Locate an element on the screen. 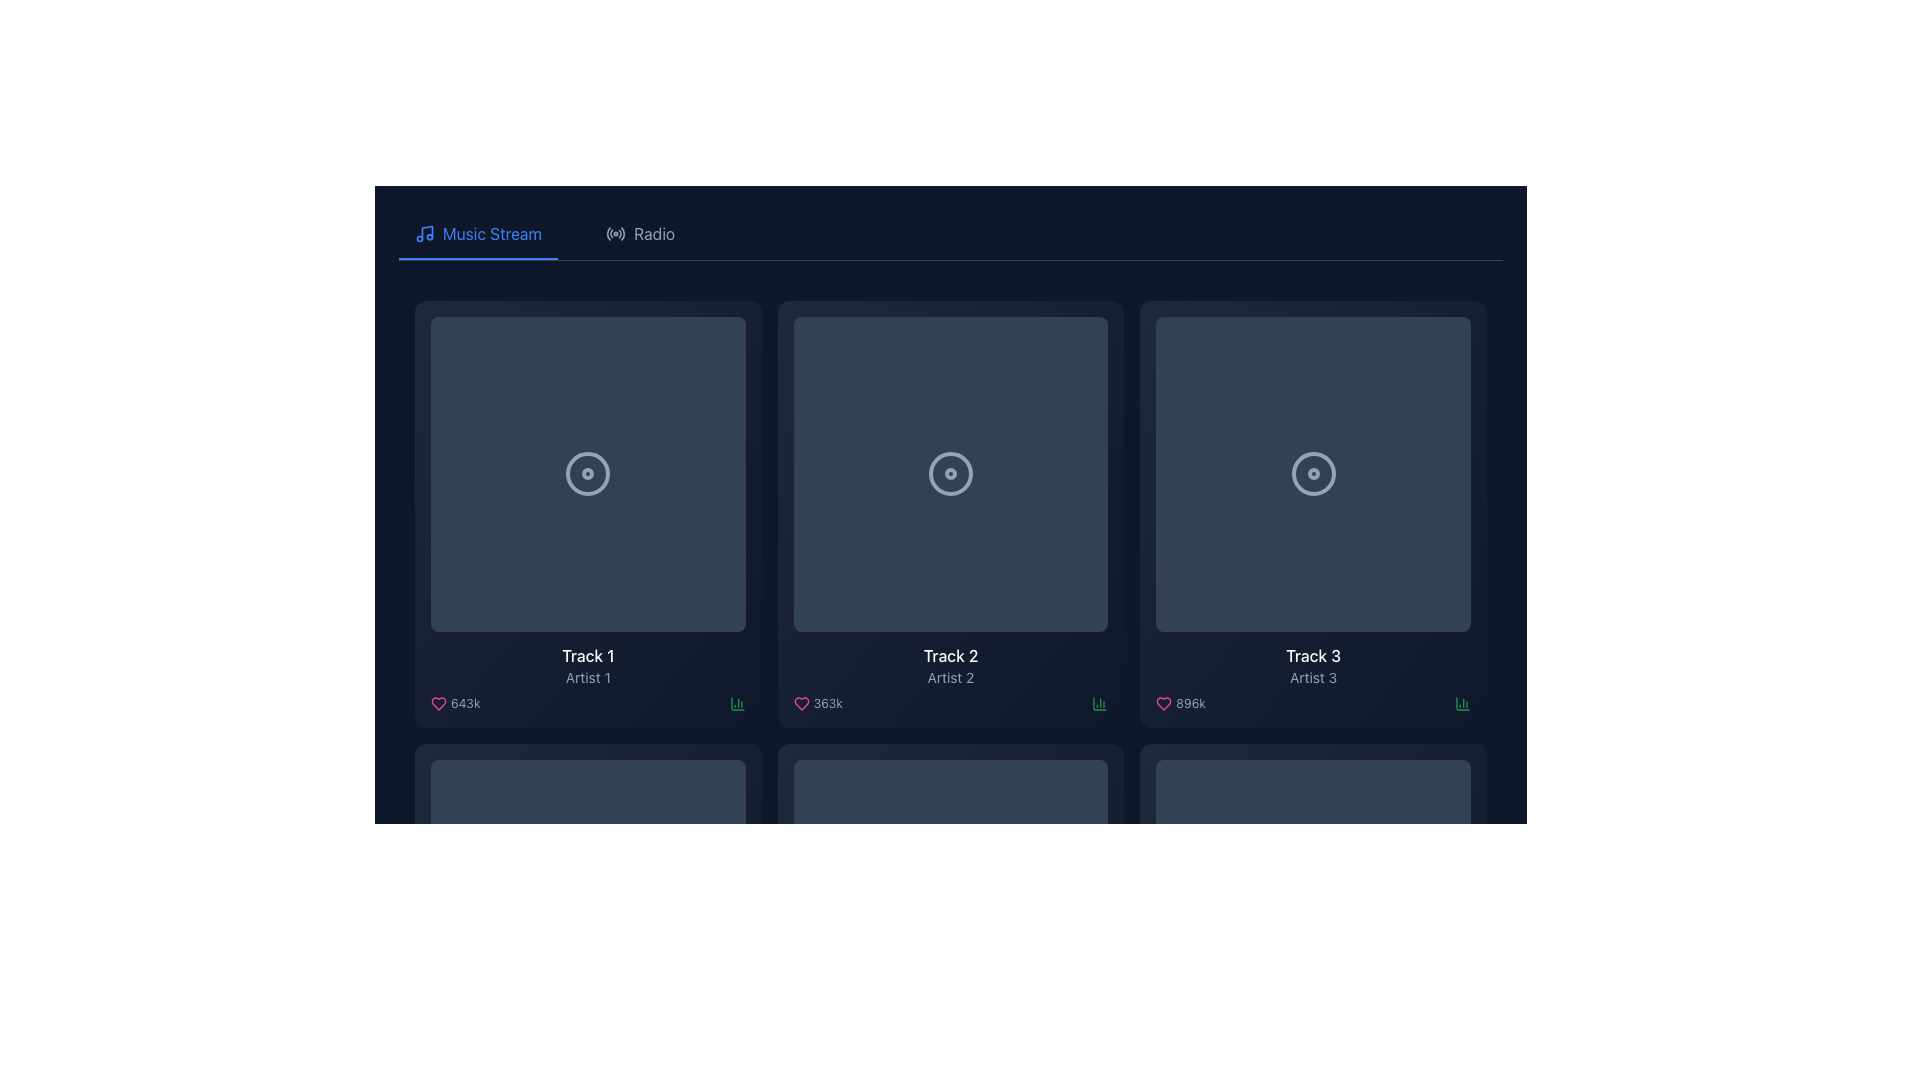 This screenshot has width=1920, height=1080. the green column chart icon located in the bottom-right section of the 'Track 2' card is located at coordinates (736, 702).